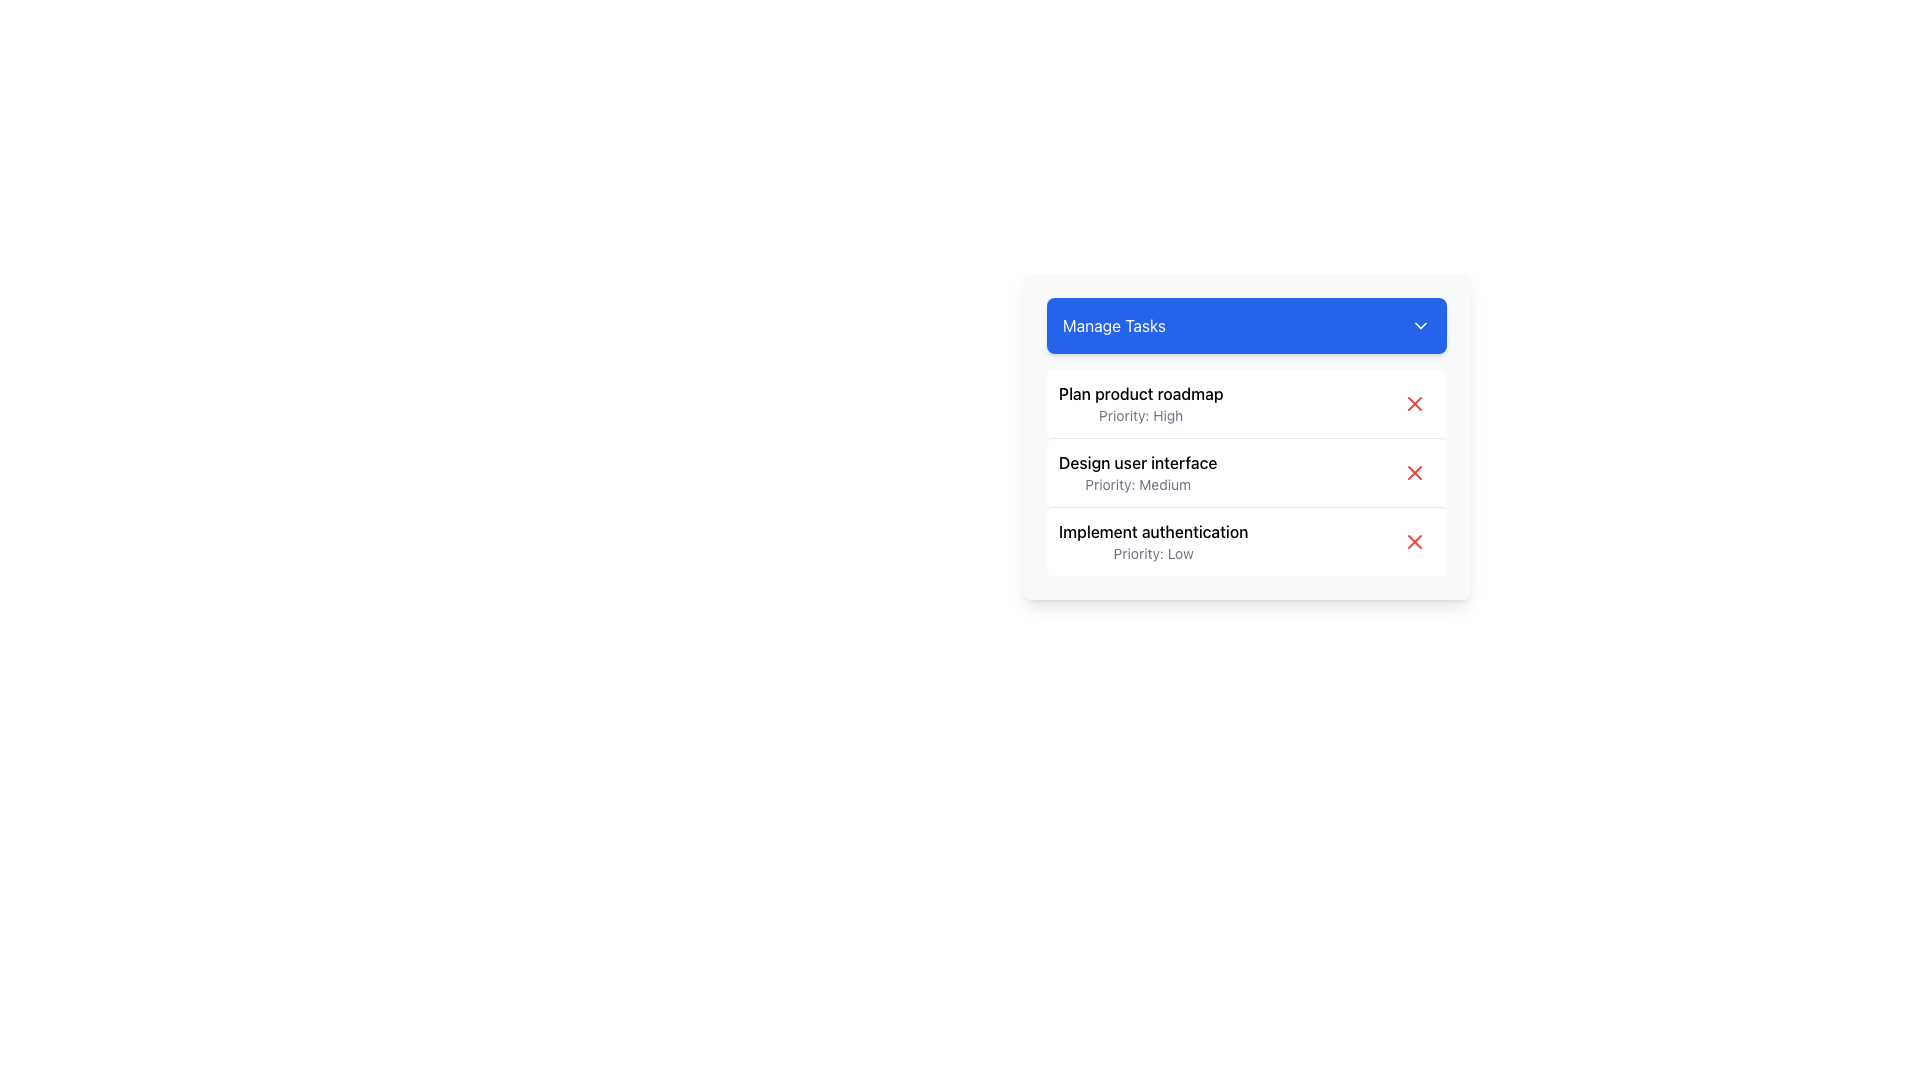 The image size is (1920, 1080). I want to click on the Task entry labeled 'Plan product roadmap' with a red 'X' icon to observe any hover effects, so click(1246, 404).